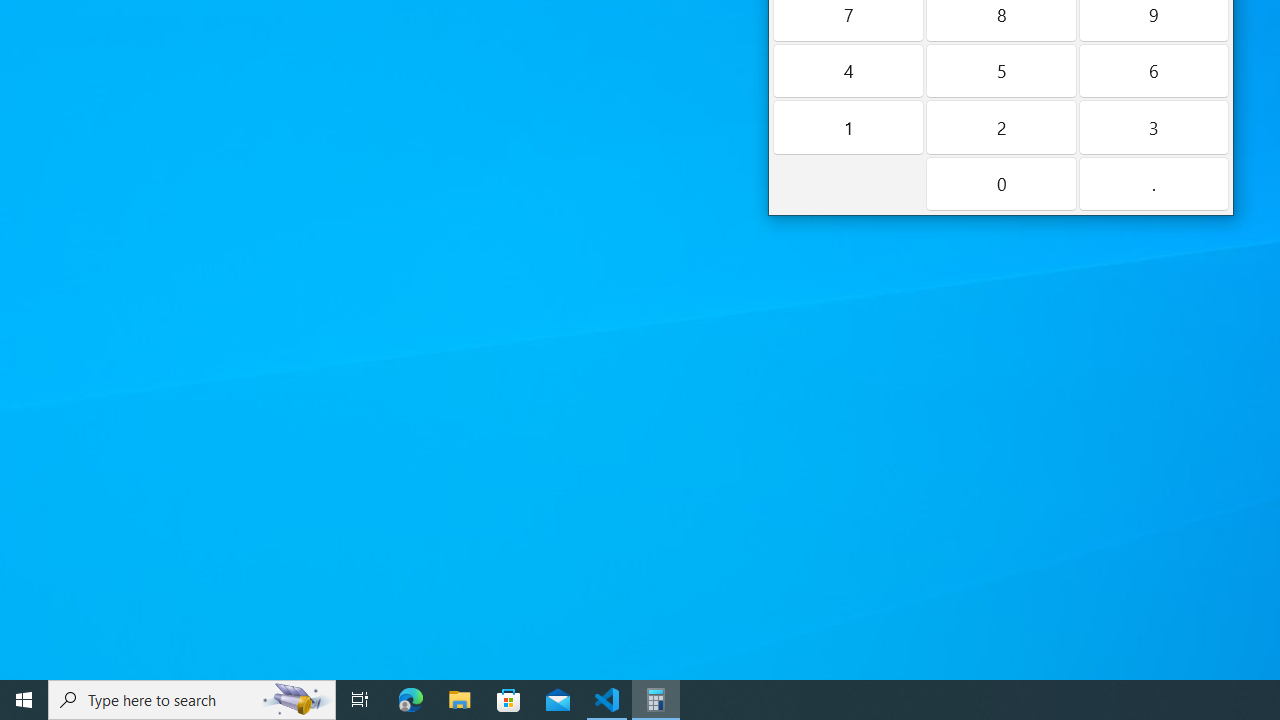 Image resolution: width=1280 pixels, height=720 pixels. I want to click on 'Microsoft Edge', so click(410, 698).